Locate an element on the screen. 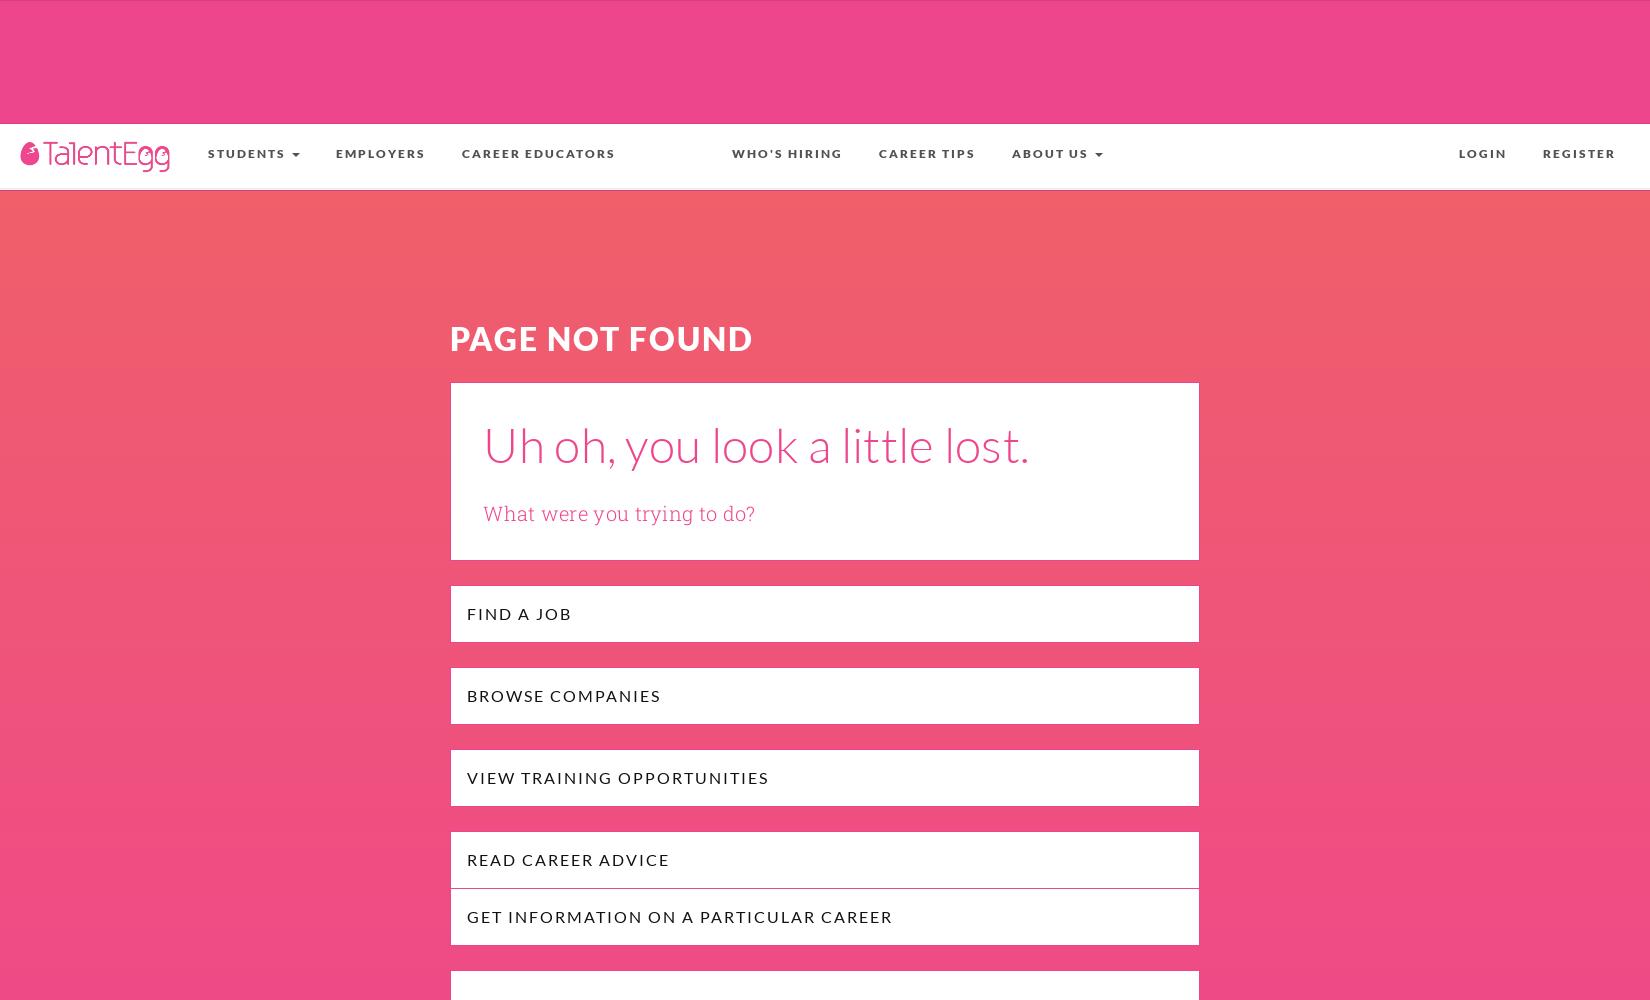 Image resolution: width=1650 pixels, height=1000 pixels. 'Get Information on a particular Career' is located at coordinates (678, 916).